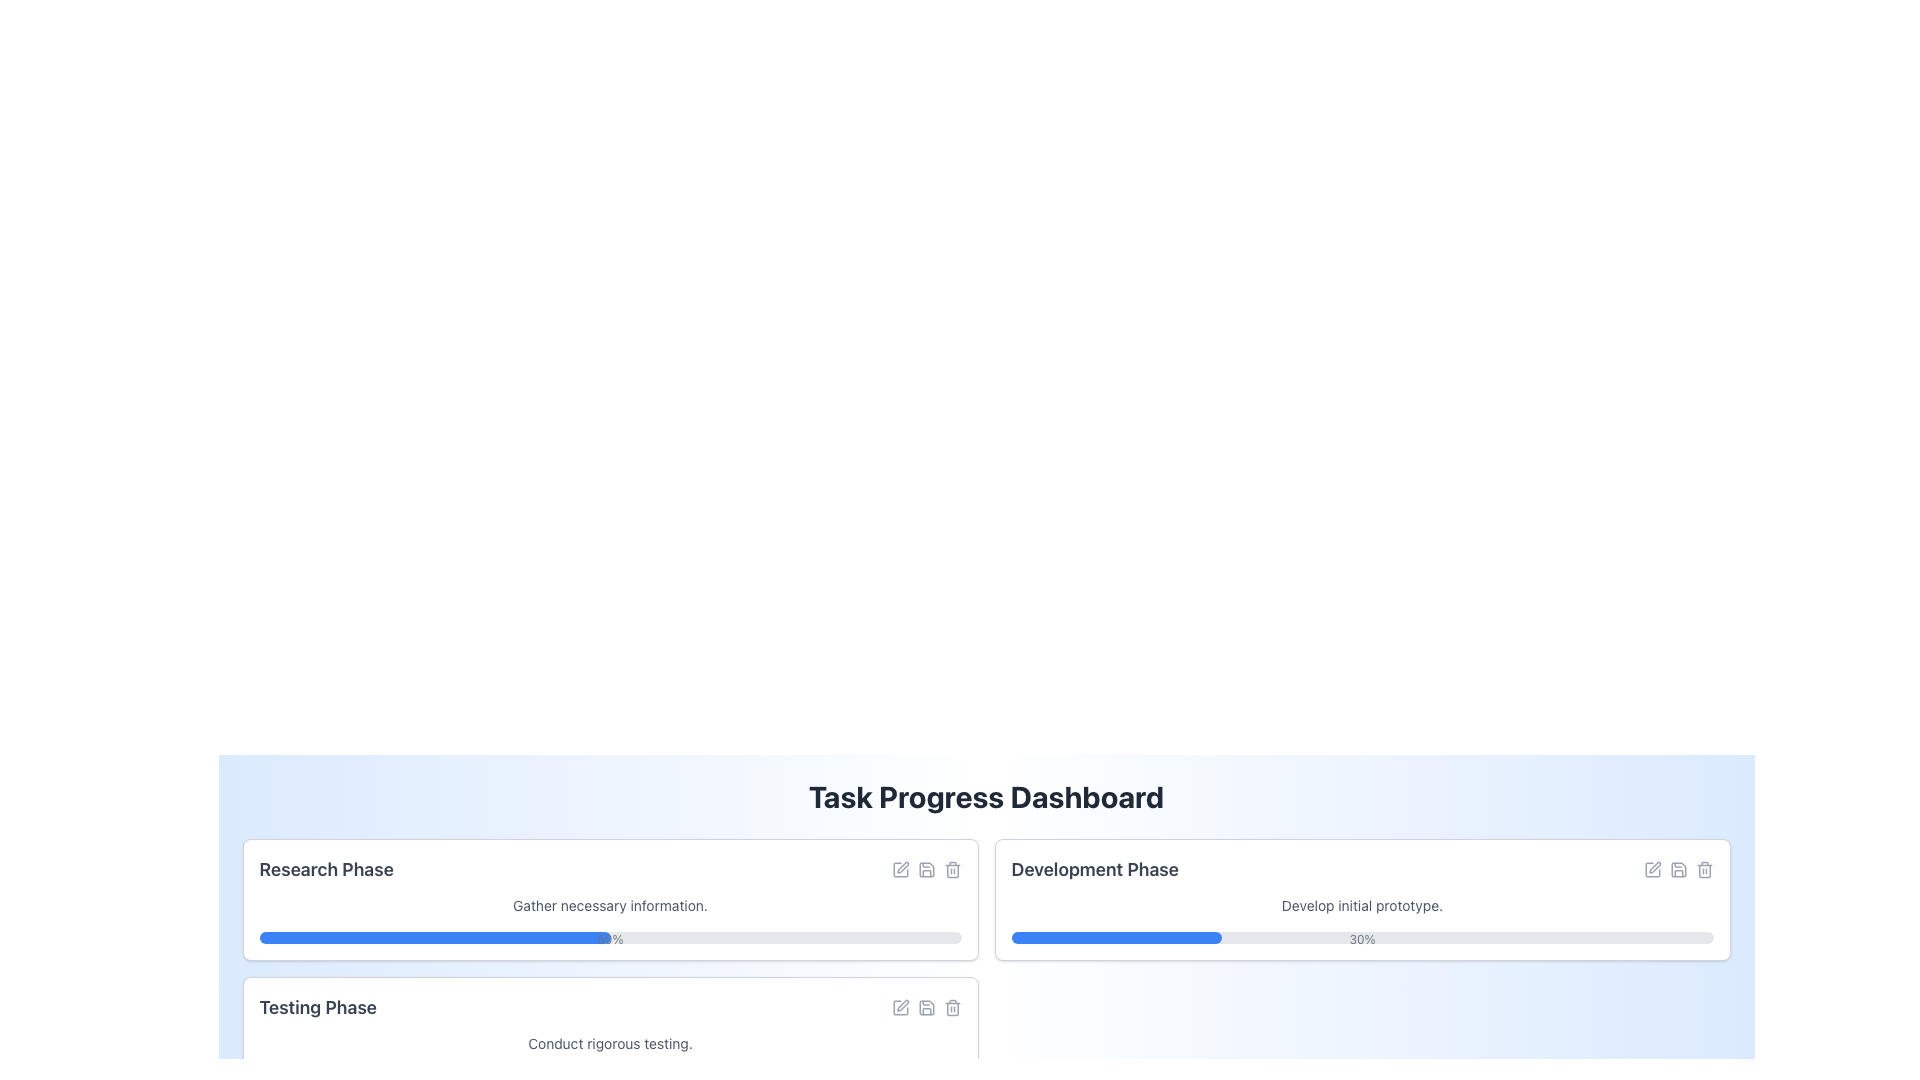 The width and height of the screenshot is (1920, 1080). I want to click on displayed text from the percentage indicator label located above the progress bar for the 'Development Phase' task, positioned near the 30% mark, so click(1361, 940).